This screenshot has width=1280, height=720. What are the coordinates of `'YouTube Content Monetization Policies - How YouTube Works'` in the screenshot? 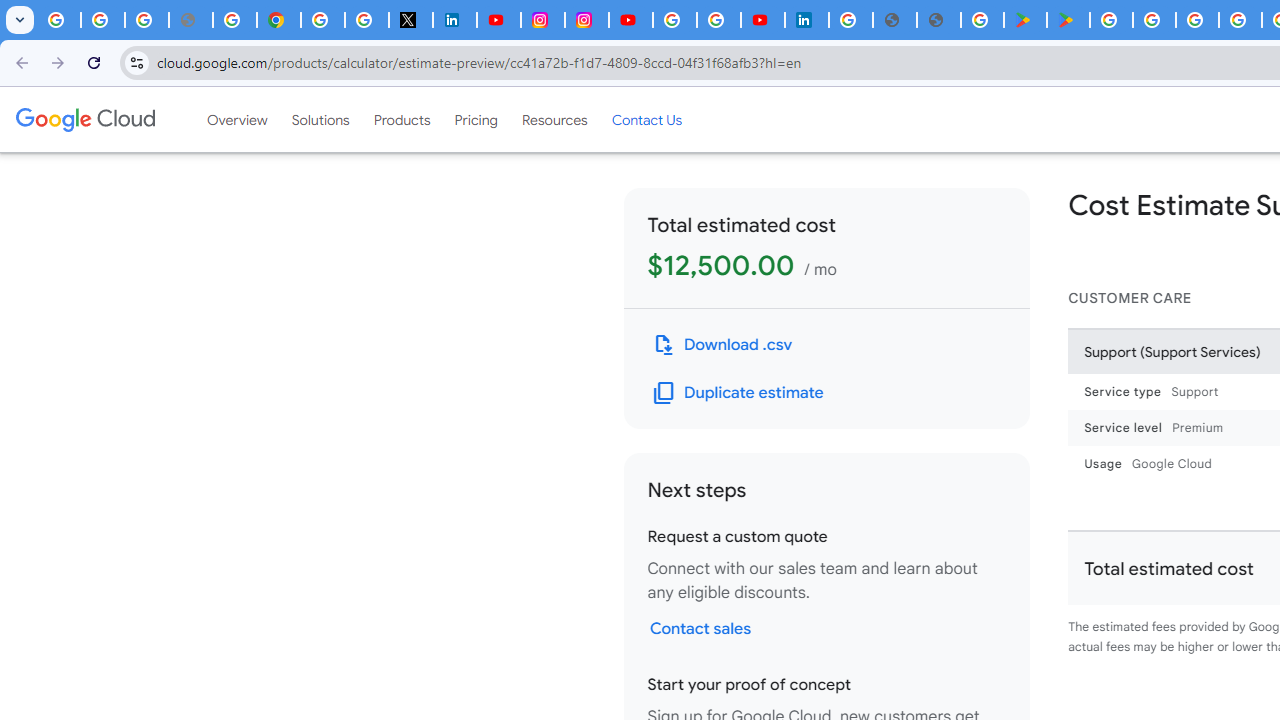 It's located at (499, 20).